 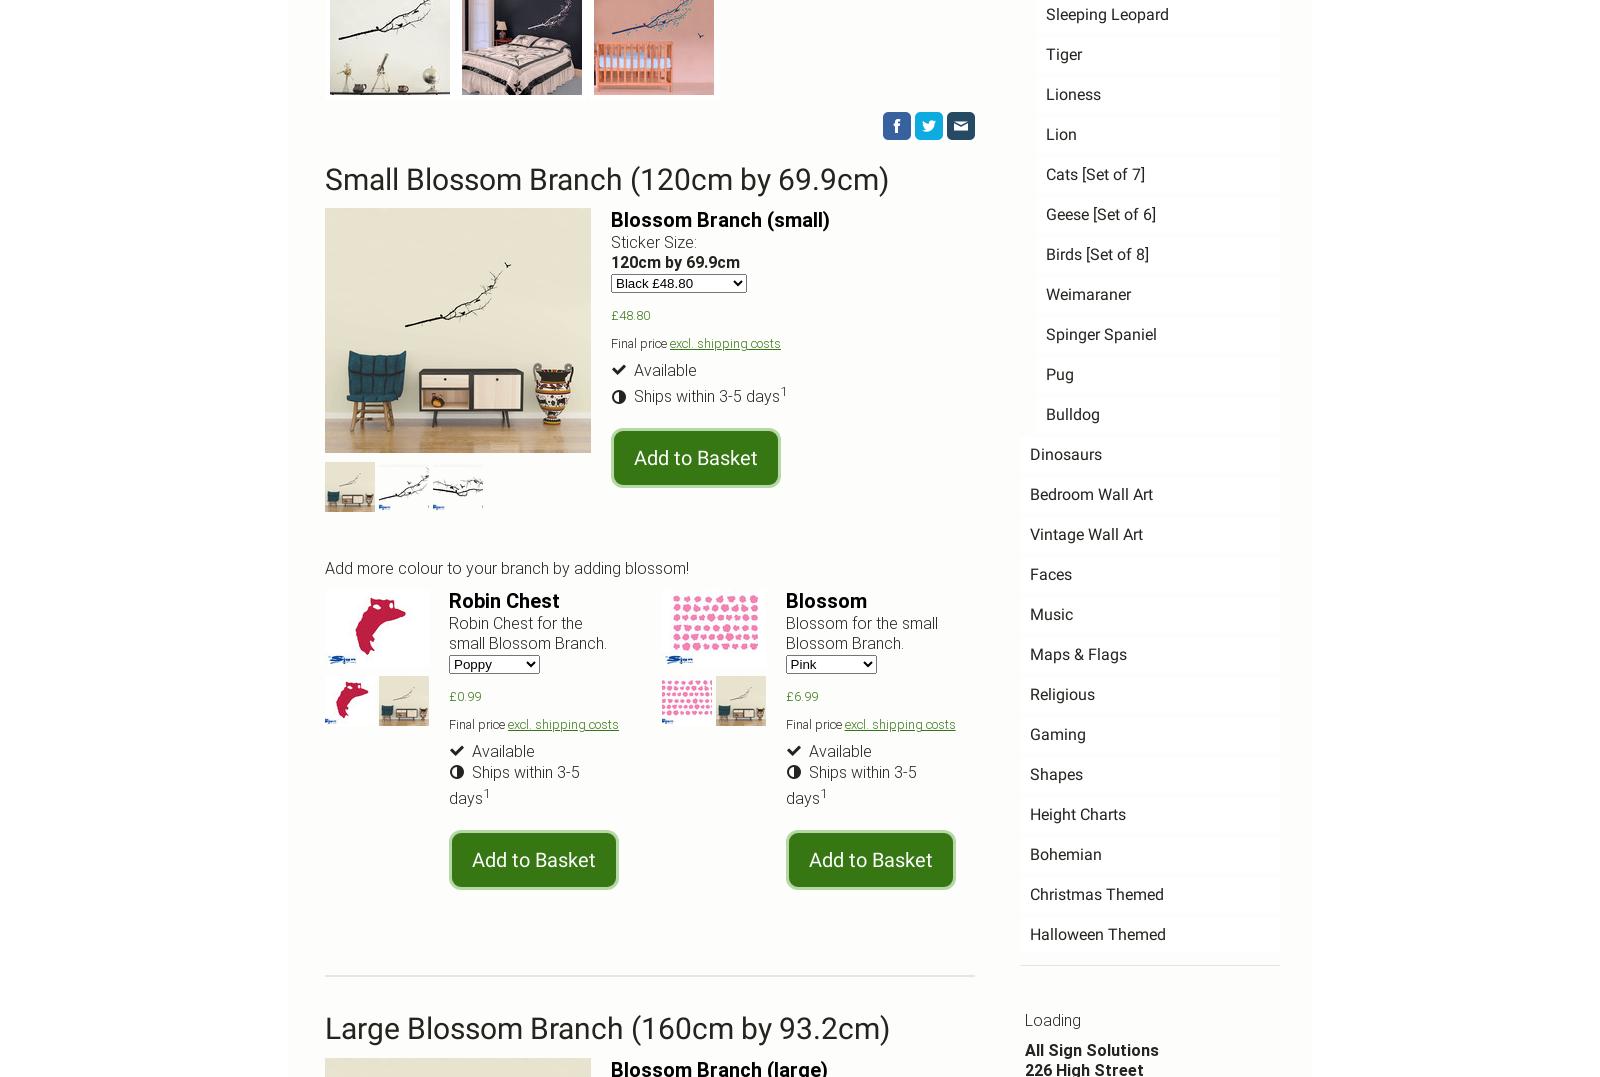 What do you see at coordinates (1051, 612) in the screenshot?
I see `'Music'` at bounding box center [1051, 612].